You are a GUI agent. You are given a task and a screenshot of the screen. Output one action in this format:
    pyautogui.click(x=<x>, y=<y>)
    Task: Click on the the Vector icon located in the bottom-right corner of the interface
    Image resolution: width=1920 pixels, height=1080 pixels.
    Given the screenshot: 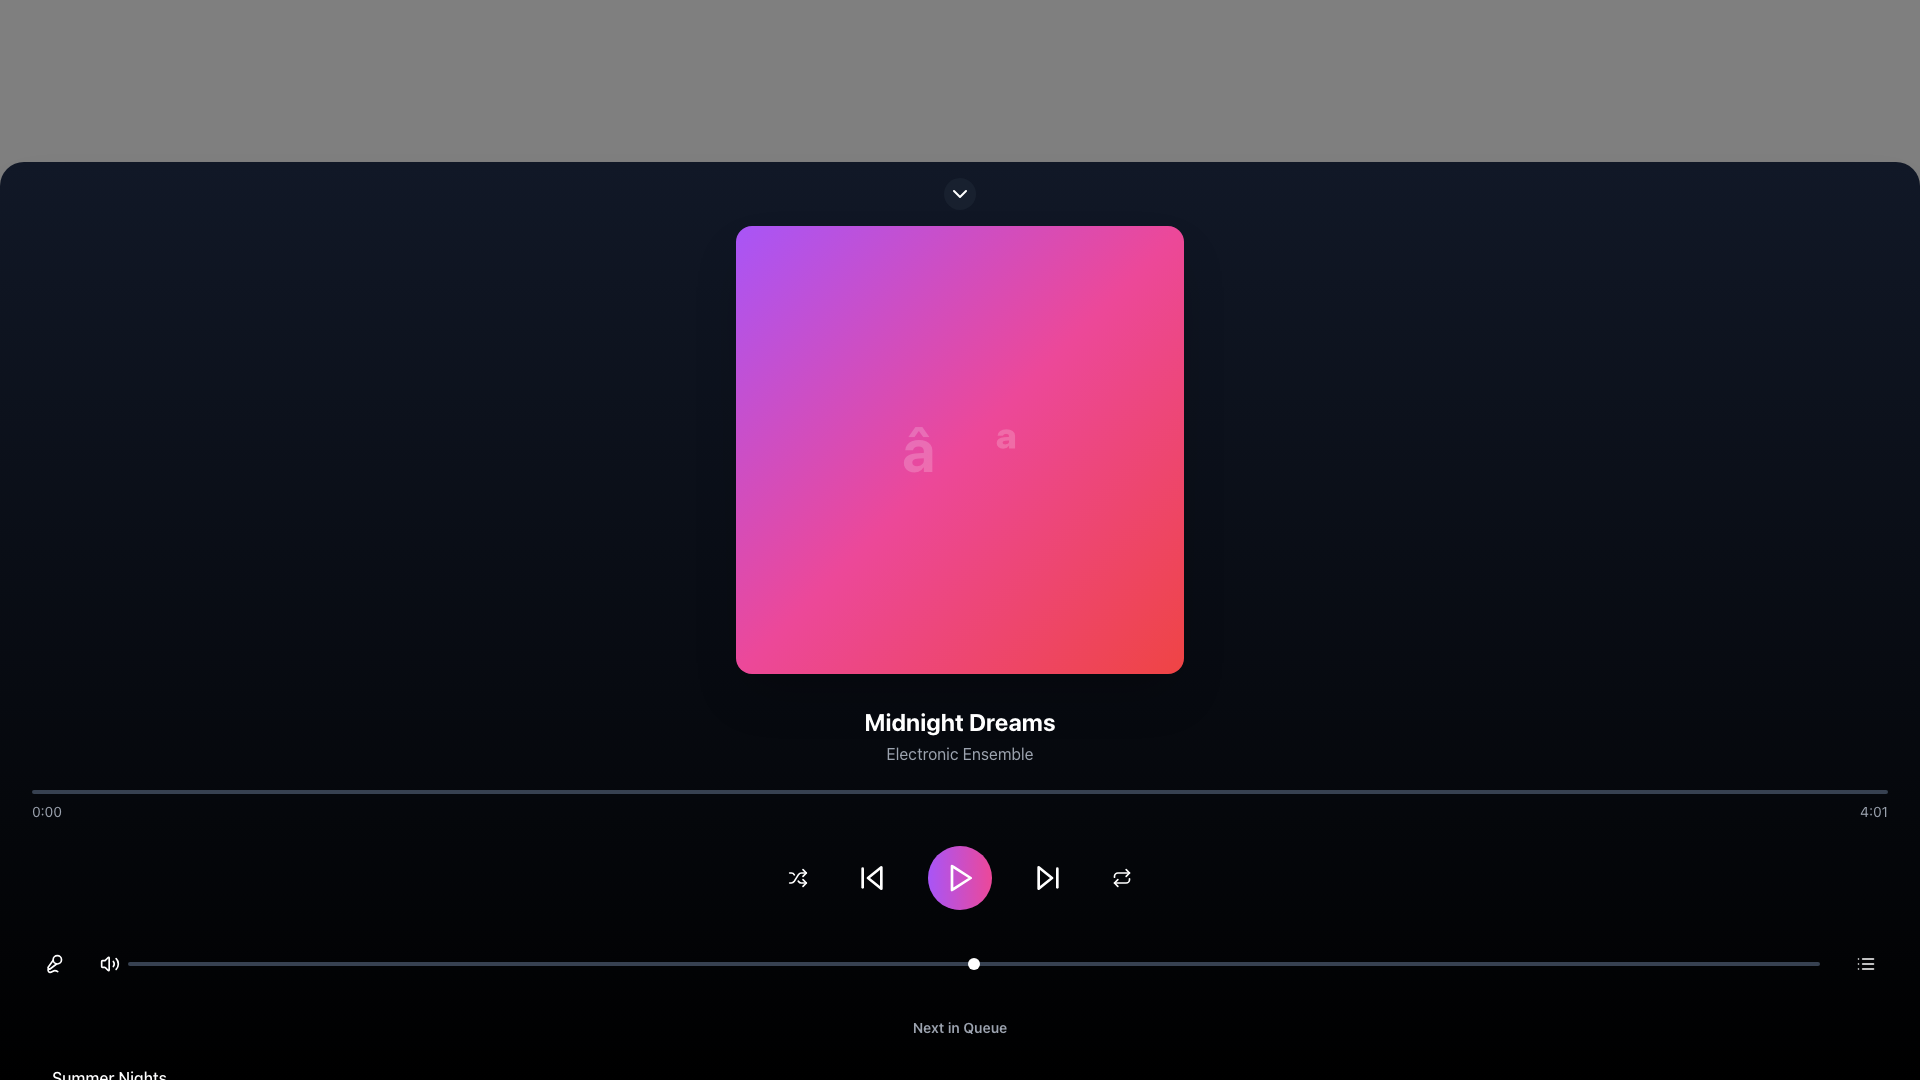 What is the action you would take?
    pyautogui.click(x=1865, y=963)
    